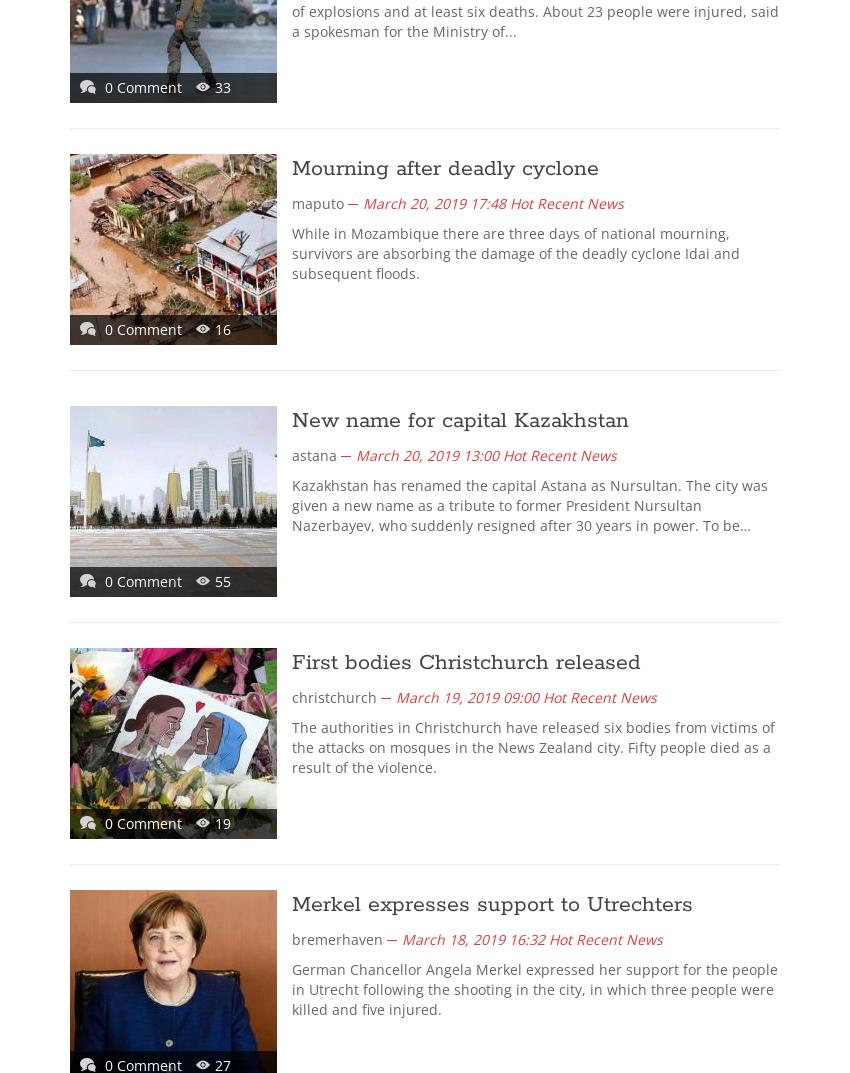  What do you see at coordinates (290, 904) in the screenshot?
I see `'Merkel expresses support to Utrechters'` at bounding box center [290, 904].